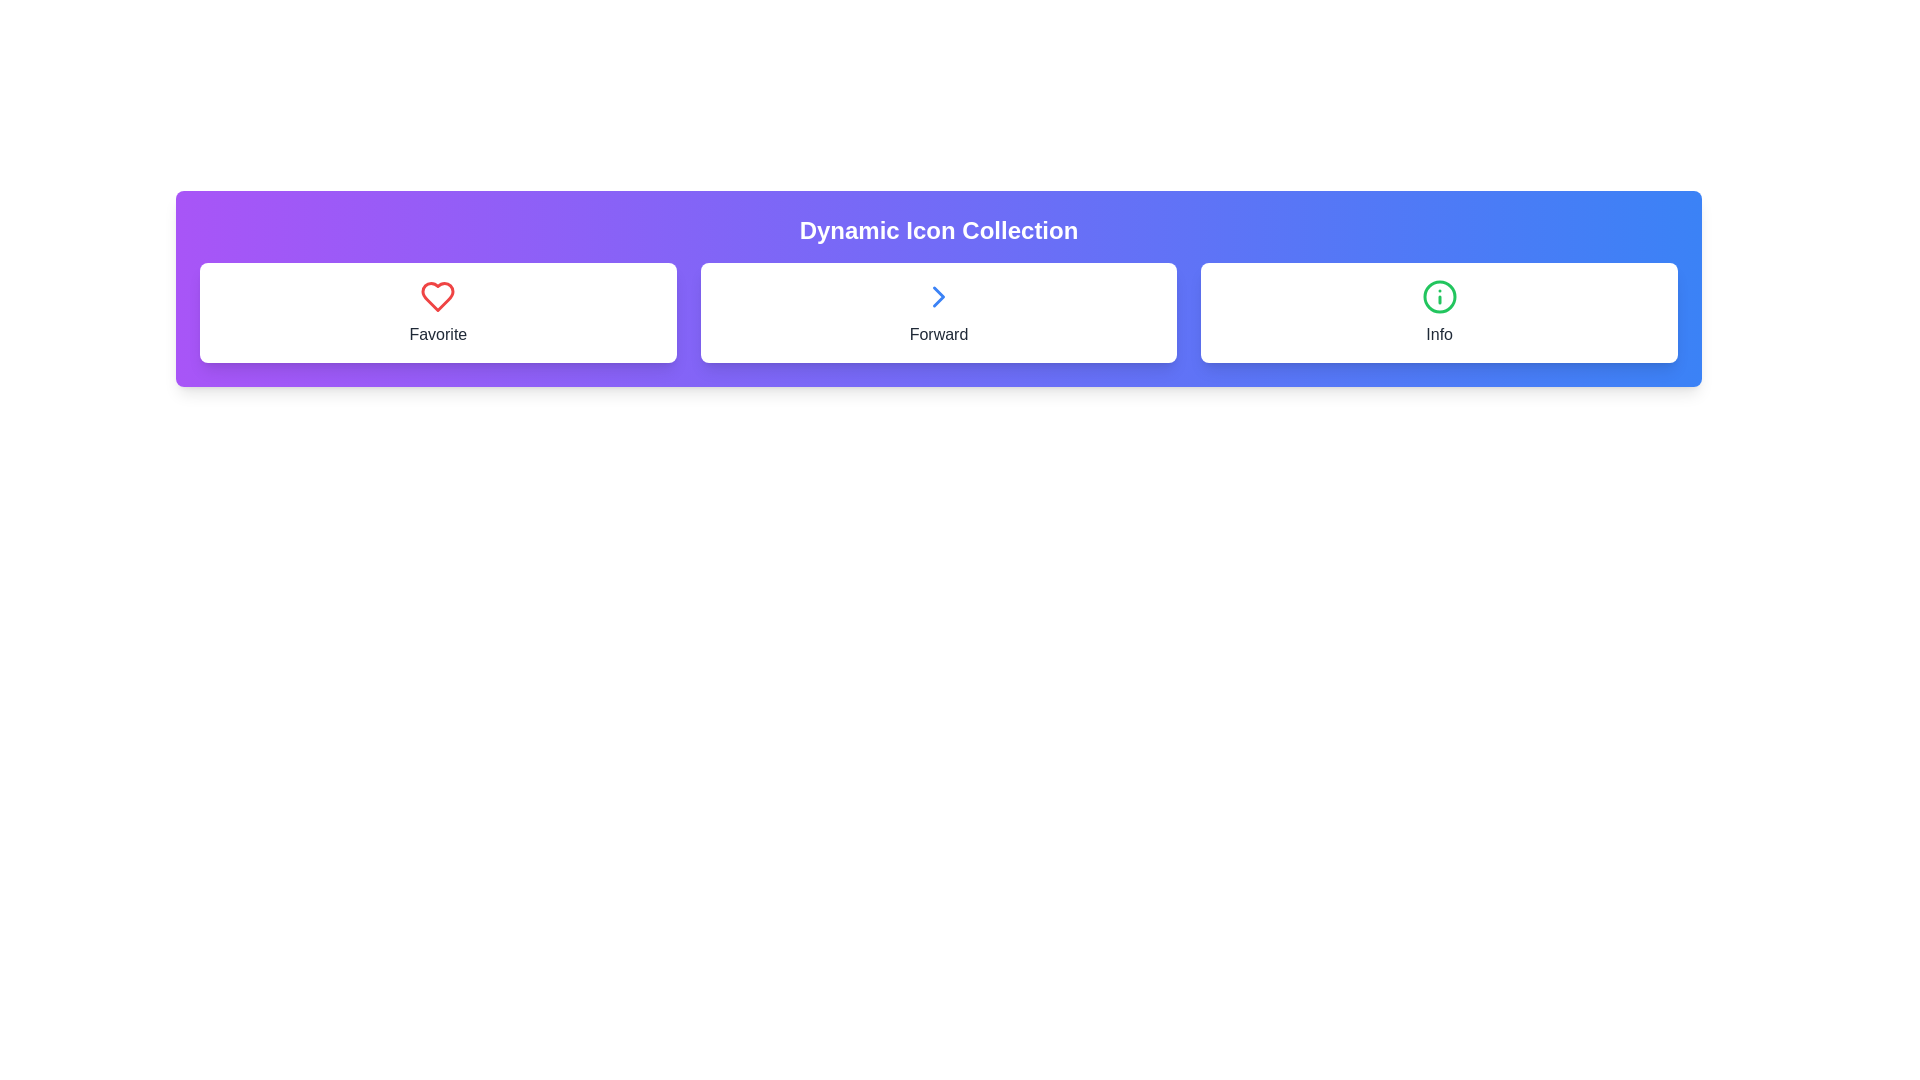 Image resolution: width=1920 pixels, height=1080 pixels. Describe the element at coordinates (938, 312) in the screenshot. I see `the button labeled 'Forward', which is a card-like component with rounded corners, a white background, and a blue arrow pointing right at the top` at that location.